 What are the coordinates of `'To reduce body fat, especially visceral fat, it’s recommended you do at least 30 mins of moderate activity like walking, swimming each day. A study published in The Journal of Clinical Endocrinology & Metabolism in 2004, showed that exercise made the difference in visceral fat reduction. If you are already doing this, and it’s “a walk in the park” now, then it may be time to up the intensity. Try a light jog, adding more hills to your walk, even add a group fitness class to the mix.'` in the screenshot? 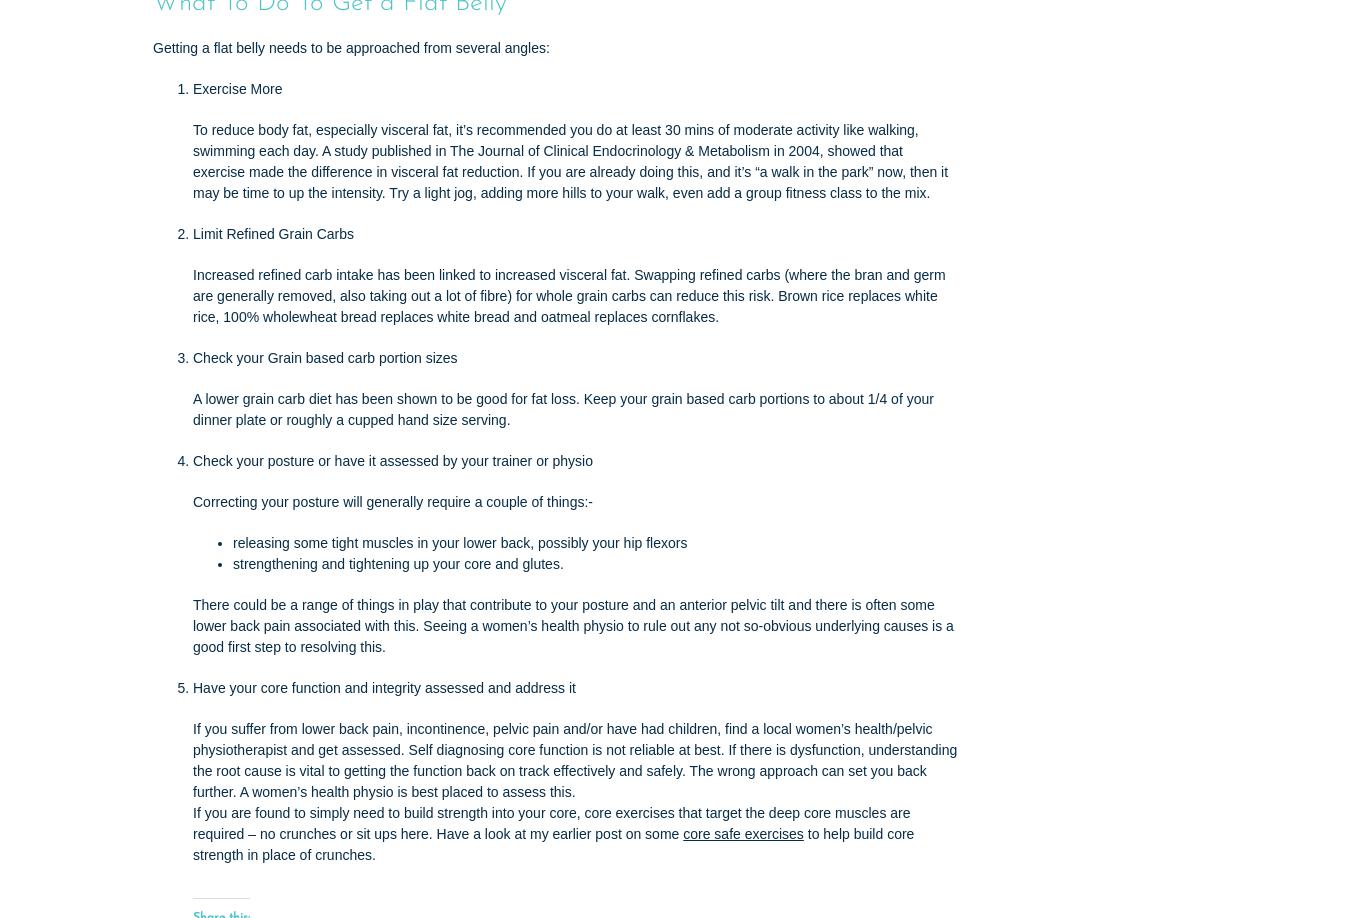 It's located at (569, 161).